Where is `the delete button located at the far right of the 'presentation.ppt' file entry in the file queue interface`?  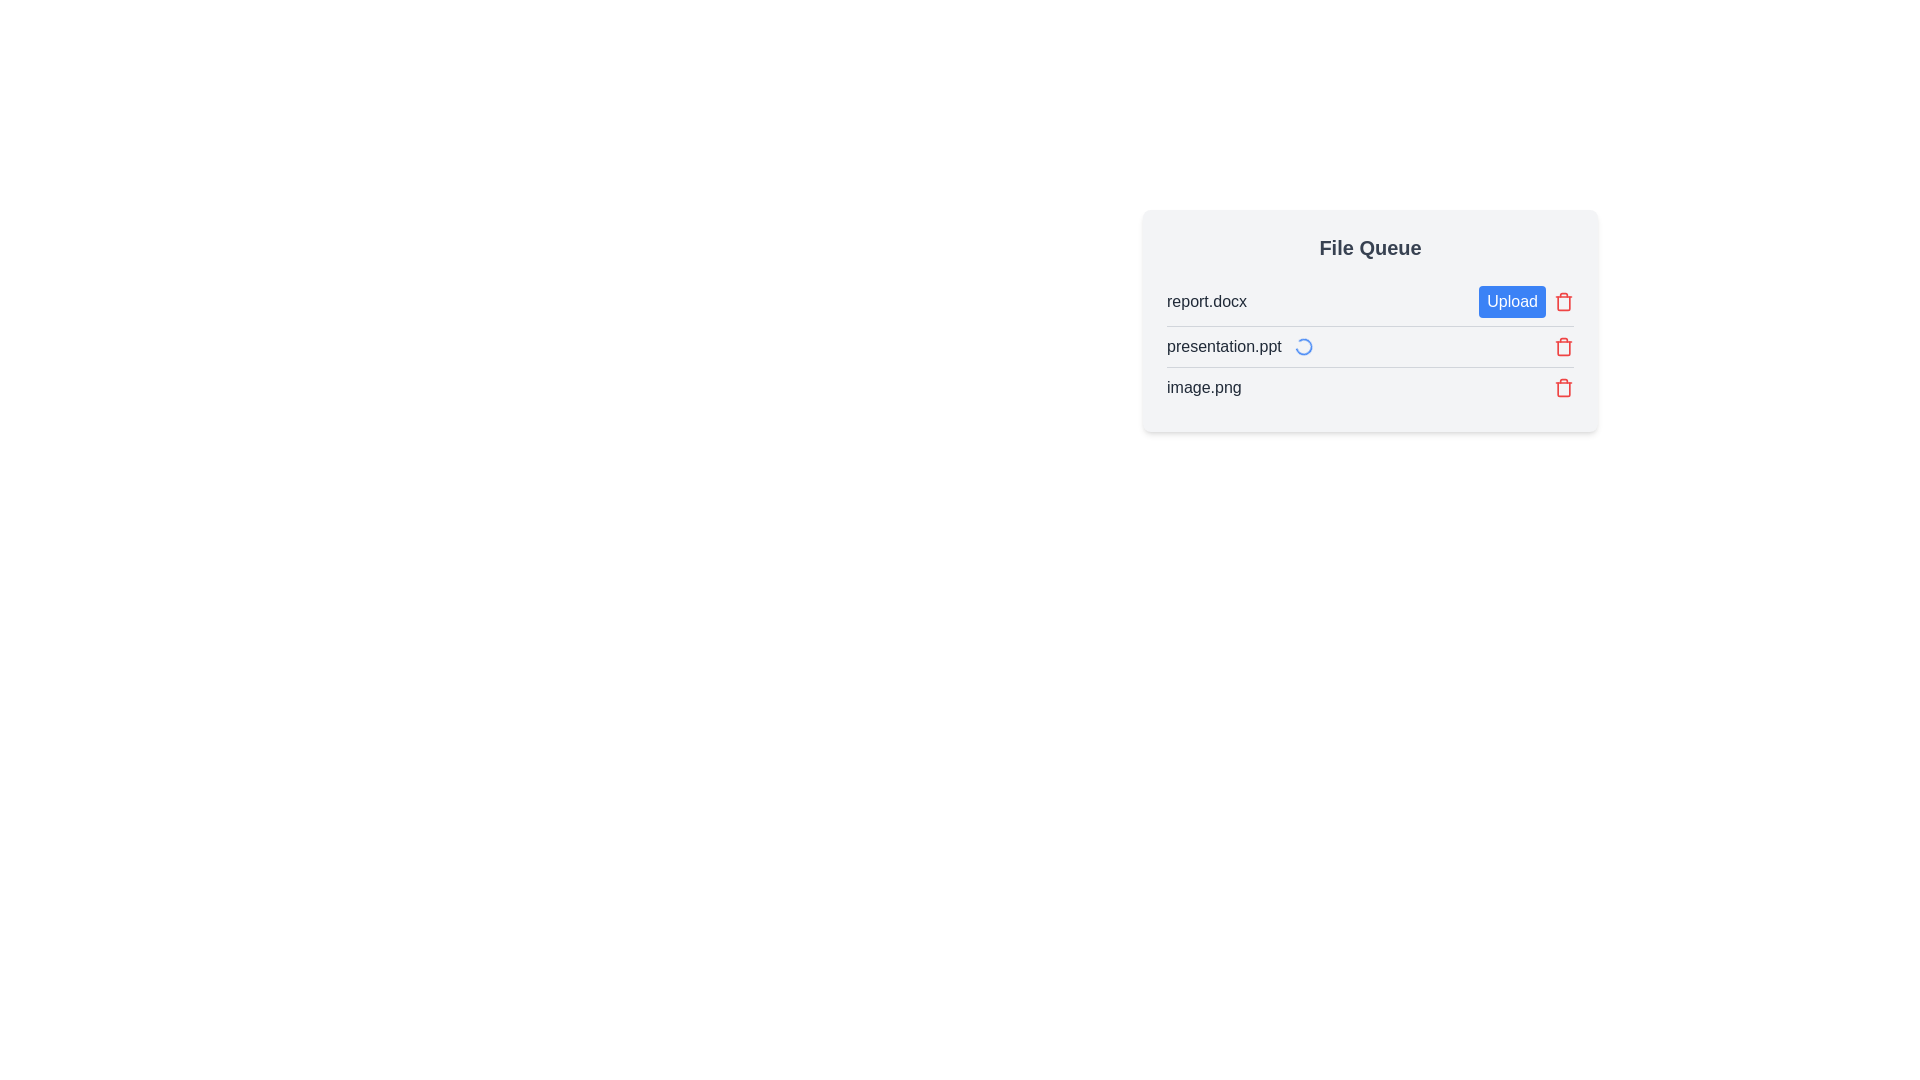 the delete button located at the far right of the 'presentation.ppt' file entry in the file queue interface is located at coordinates (1563, 346).